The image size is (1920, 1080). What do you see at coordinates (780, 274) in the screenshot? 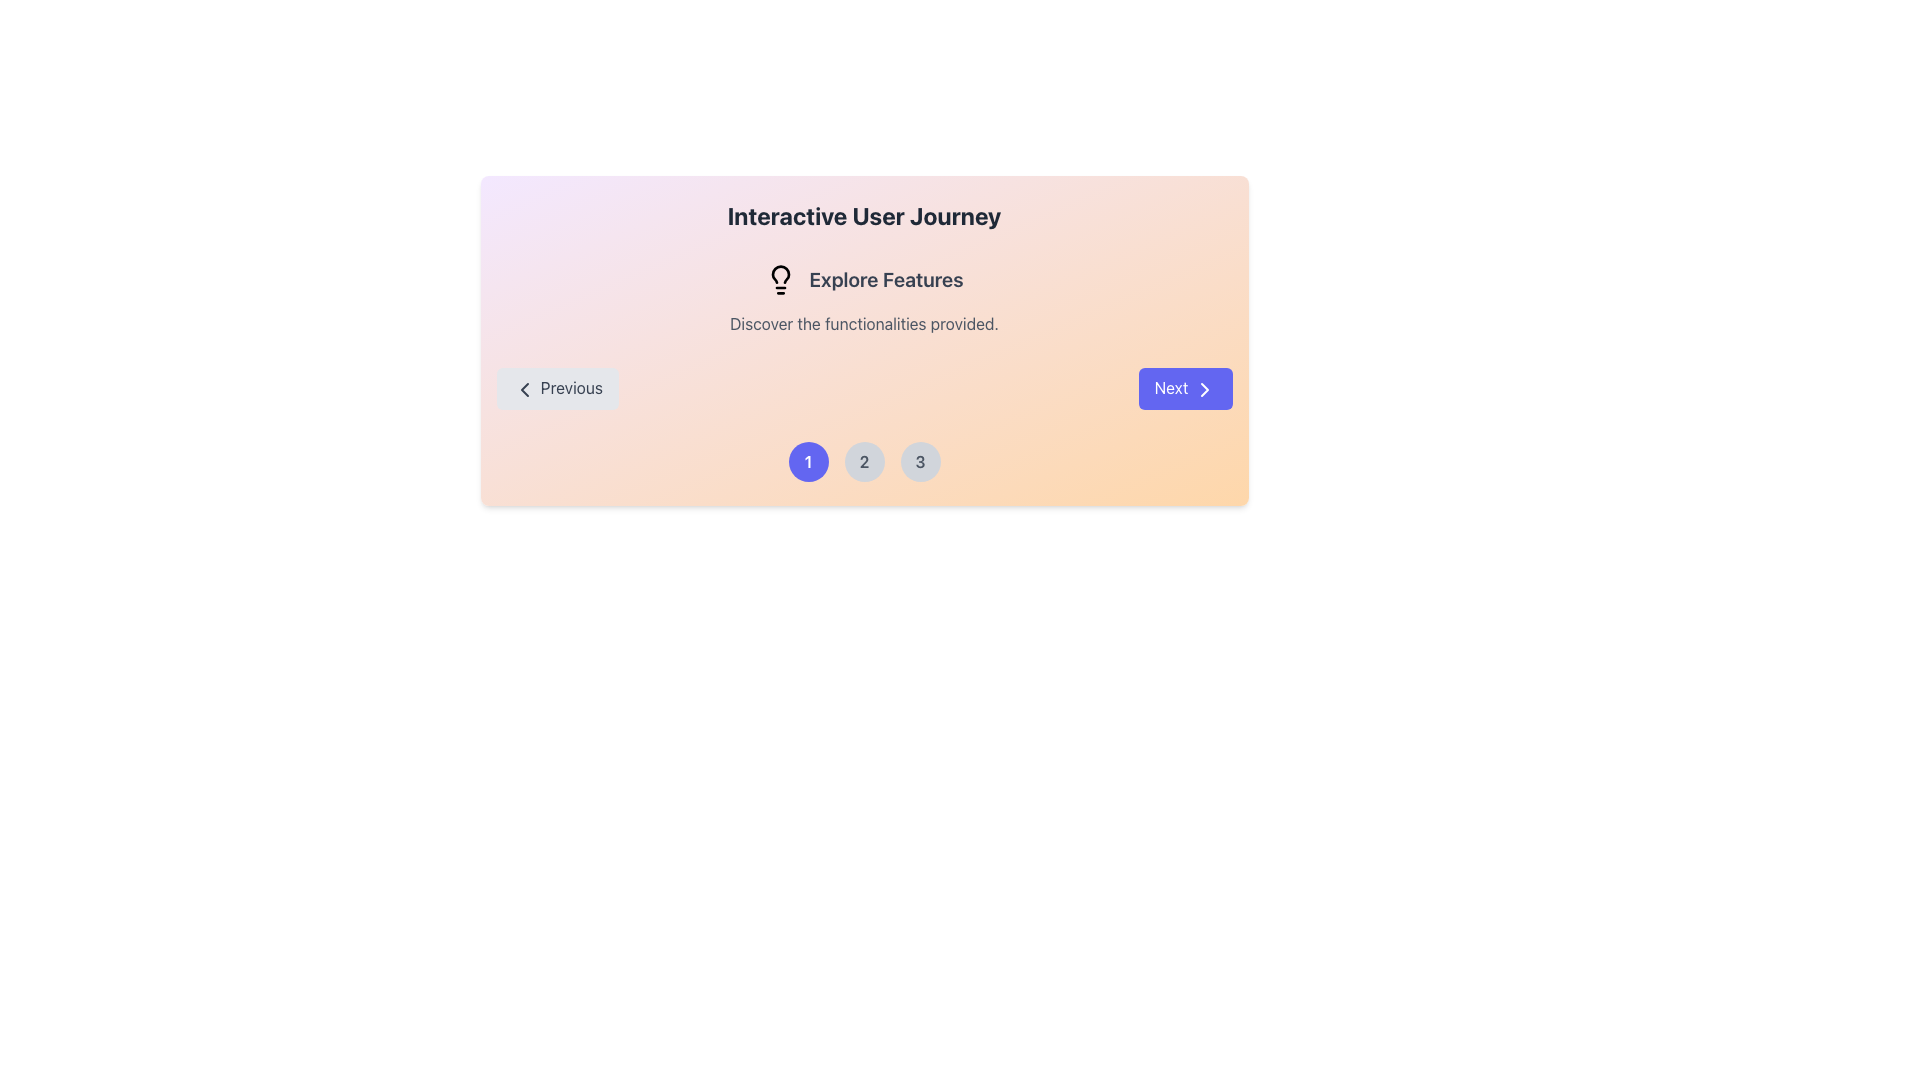
I see `the topmost curved line of the lightbulb illustration, which is styled with a thin stroke and represents the internal outline of the bulb` at bounding box center [780, 274].